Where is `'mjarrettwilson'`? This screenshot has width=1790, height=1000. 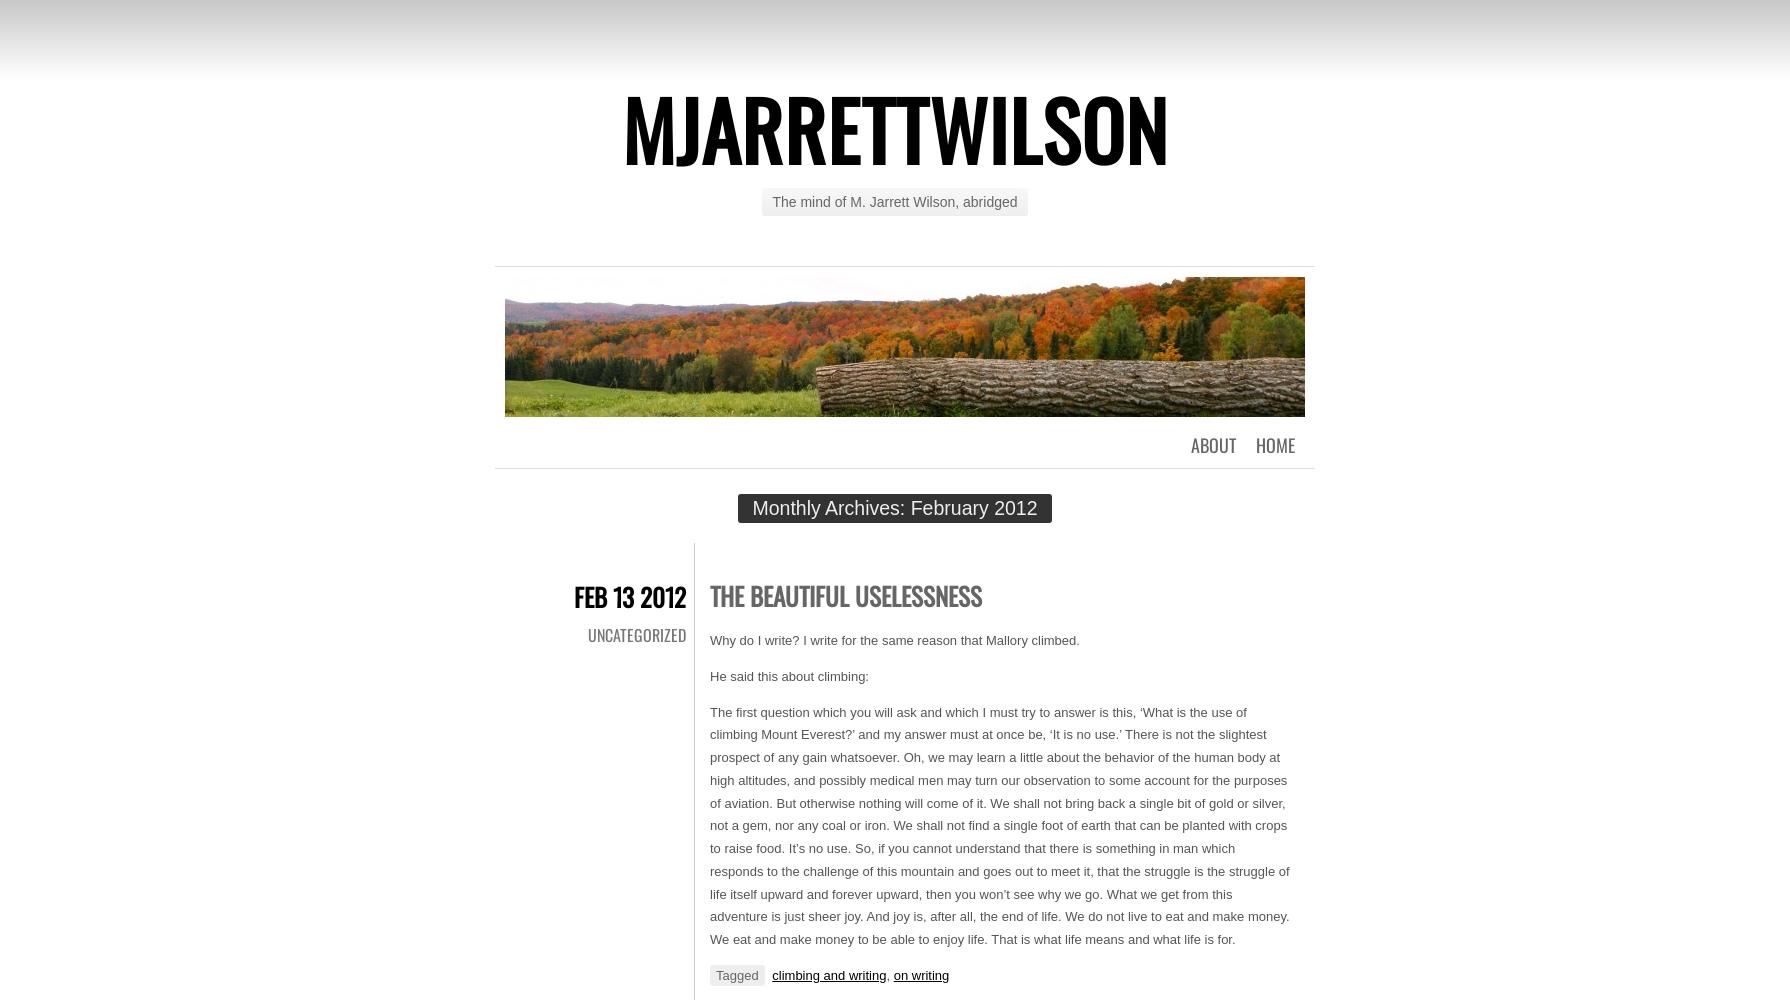
'mjarrettwilson' is located at coordinates (895, 129).